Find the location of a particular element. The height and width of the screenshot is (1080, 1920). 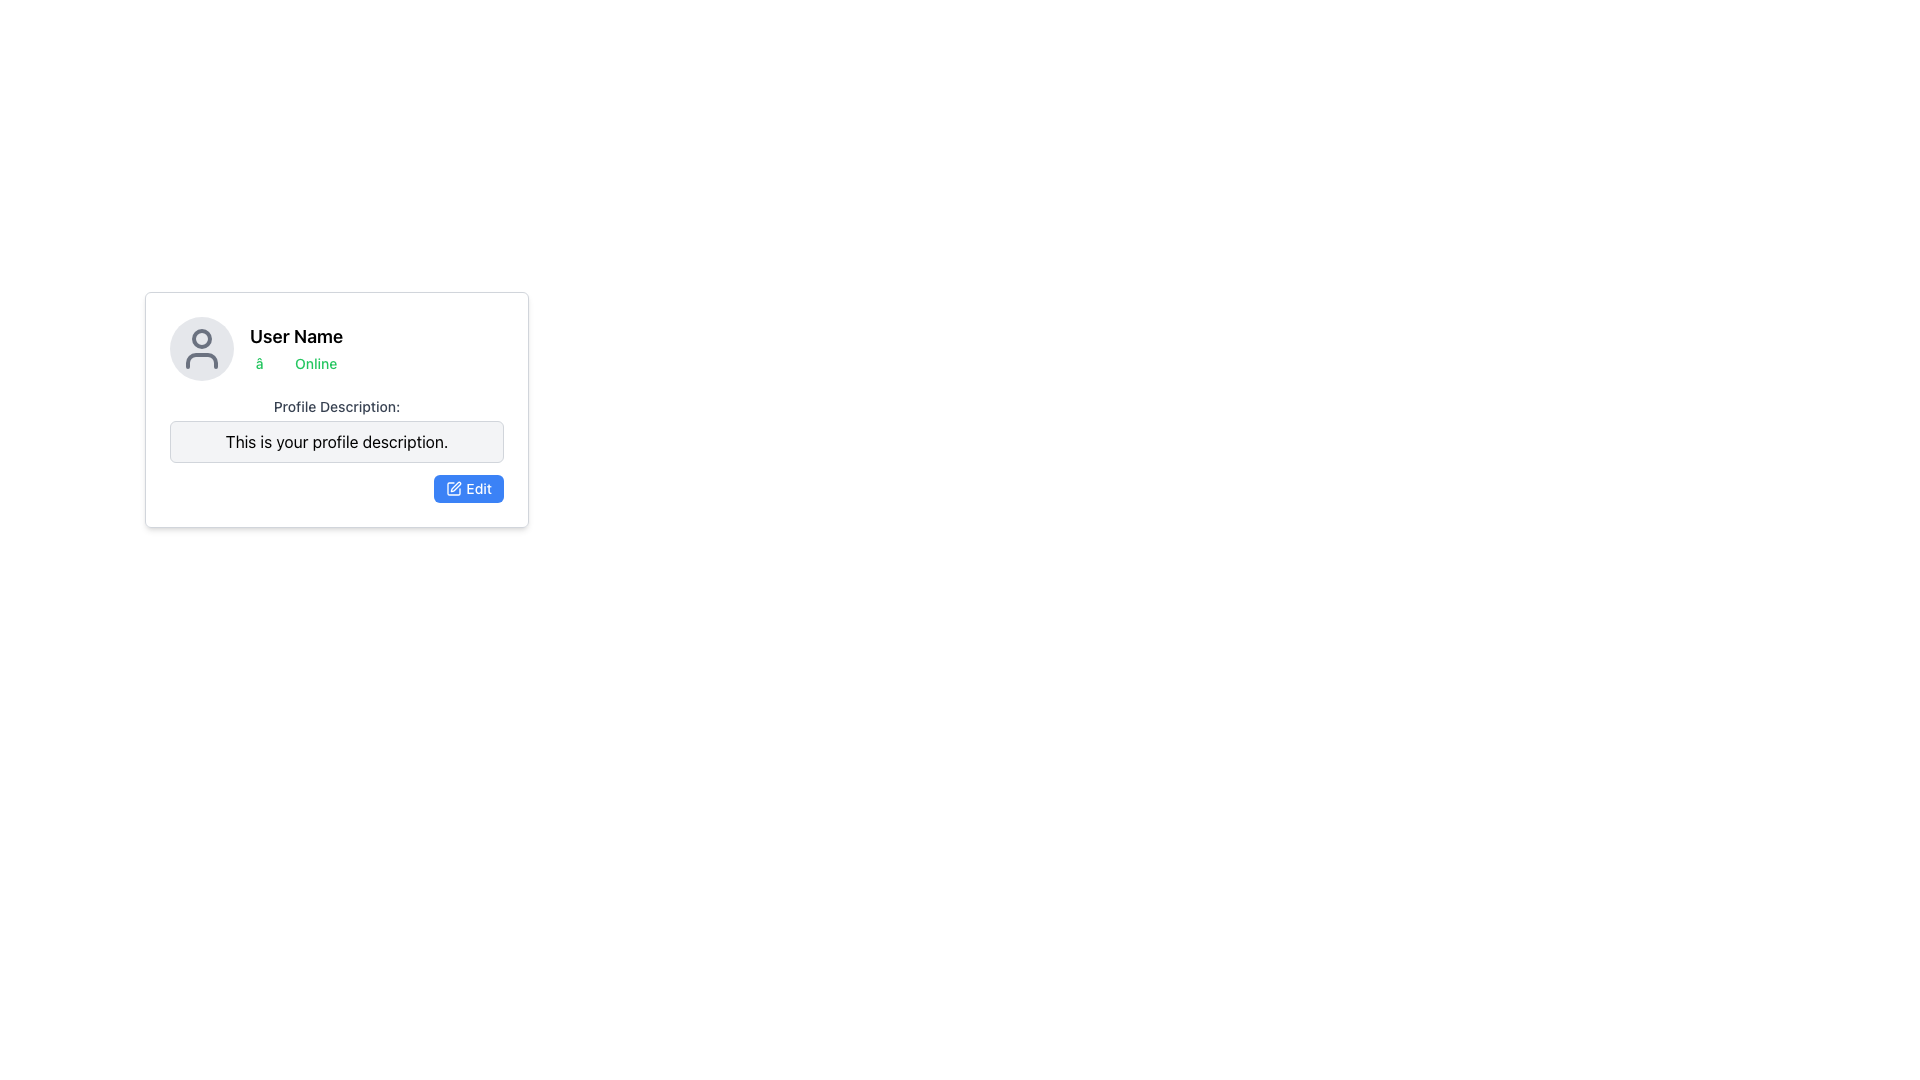

the interactive button located at the bottom-right corner of the user's profile card to observe the hover effects is located at coordinates (468, 489).